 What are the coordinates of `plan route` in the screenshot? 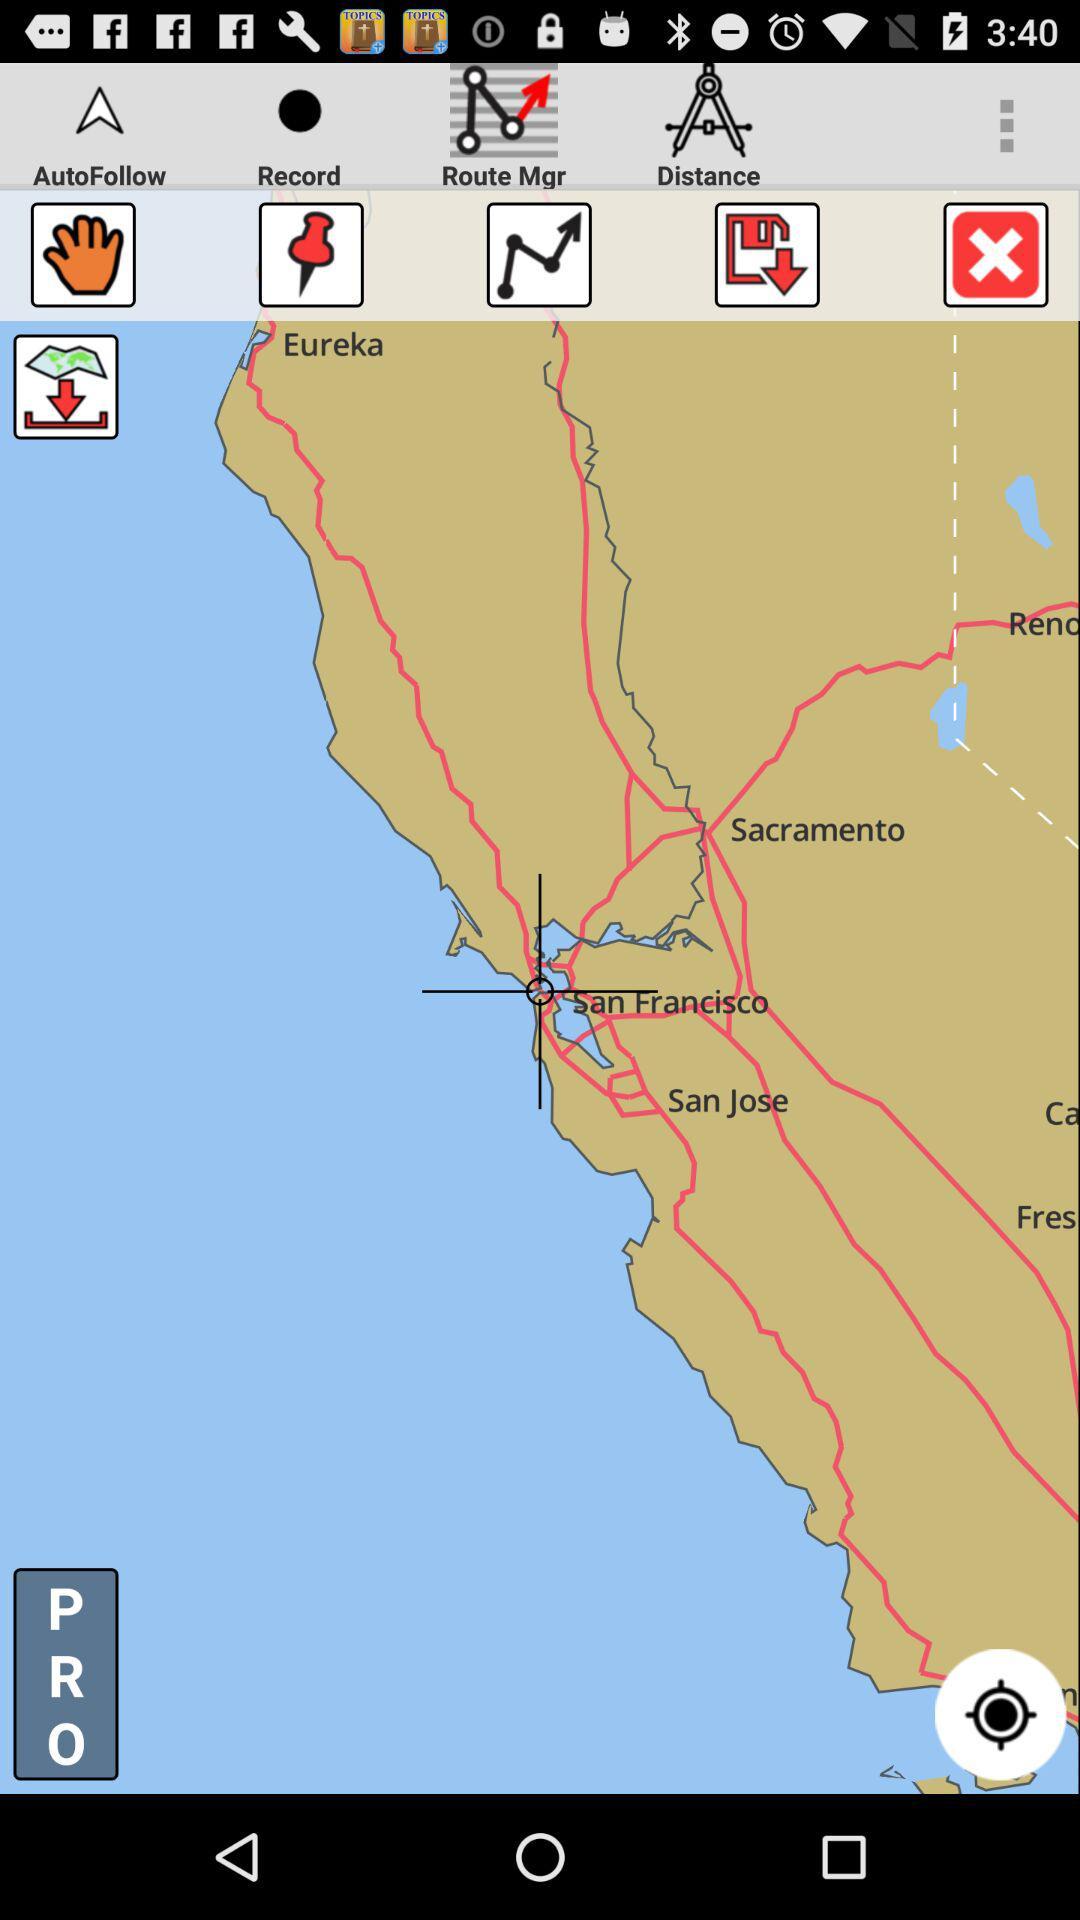 It's located at (538, 253).